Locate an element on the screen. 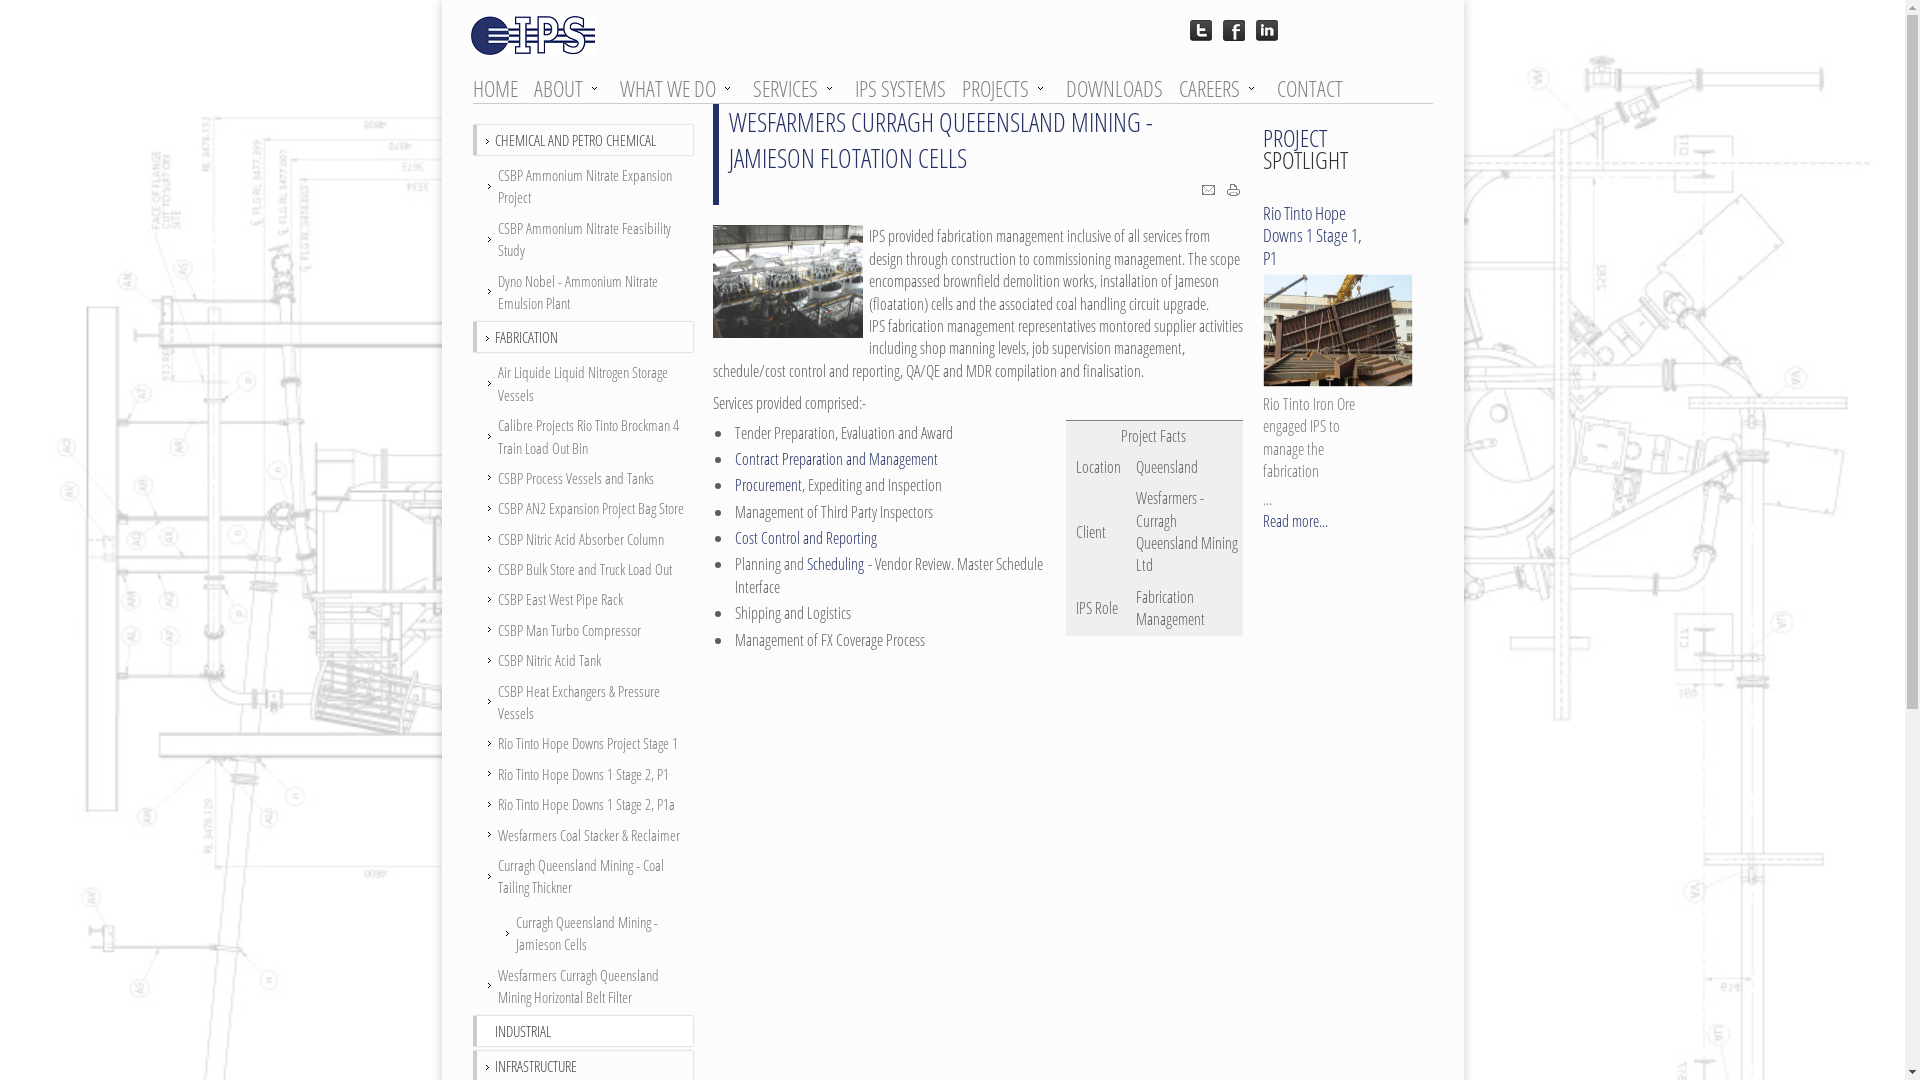  'ABOUT' is located at coordinates (566, 87).